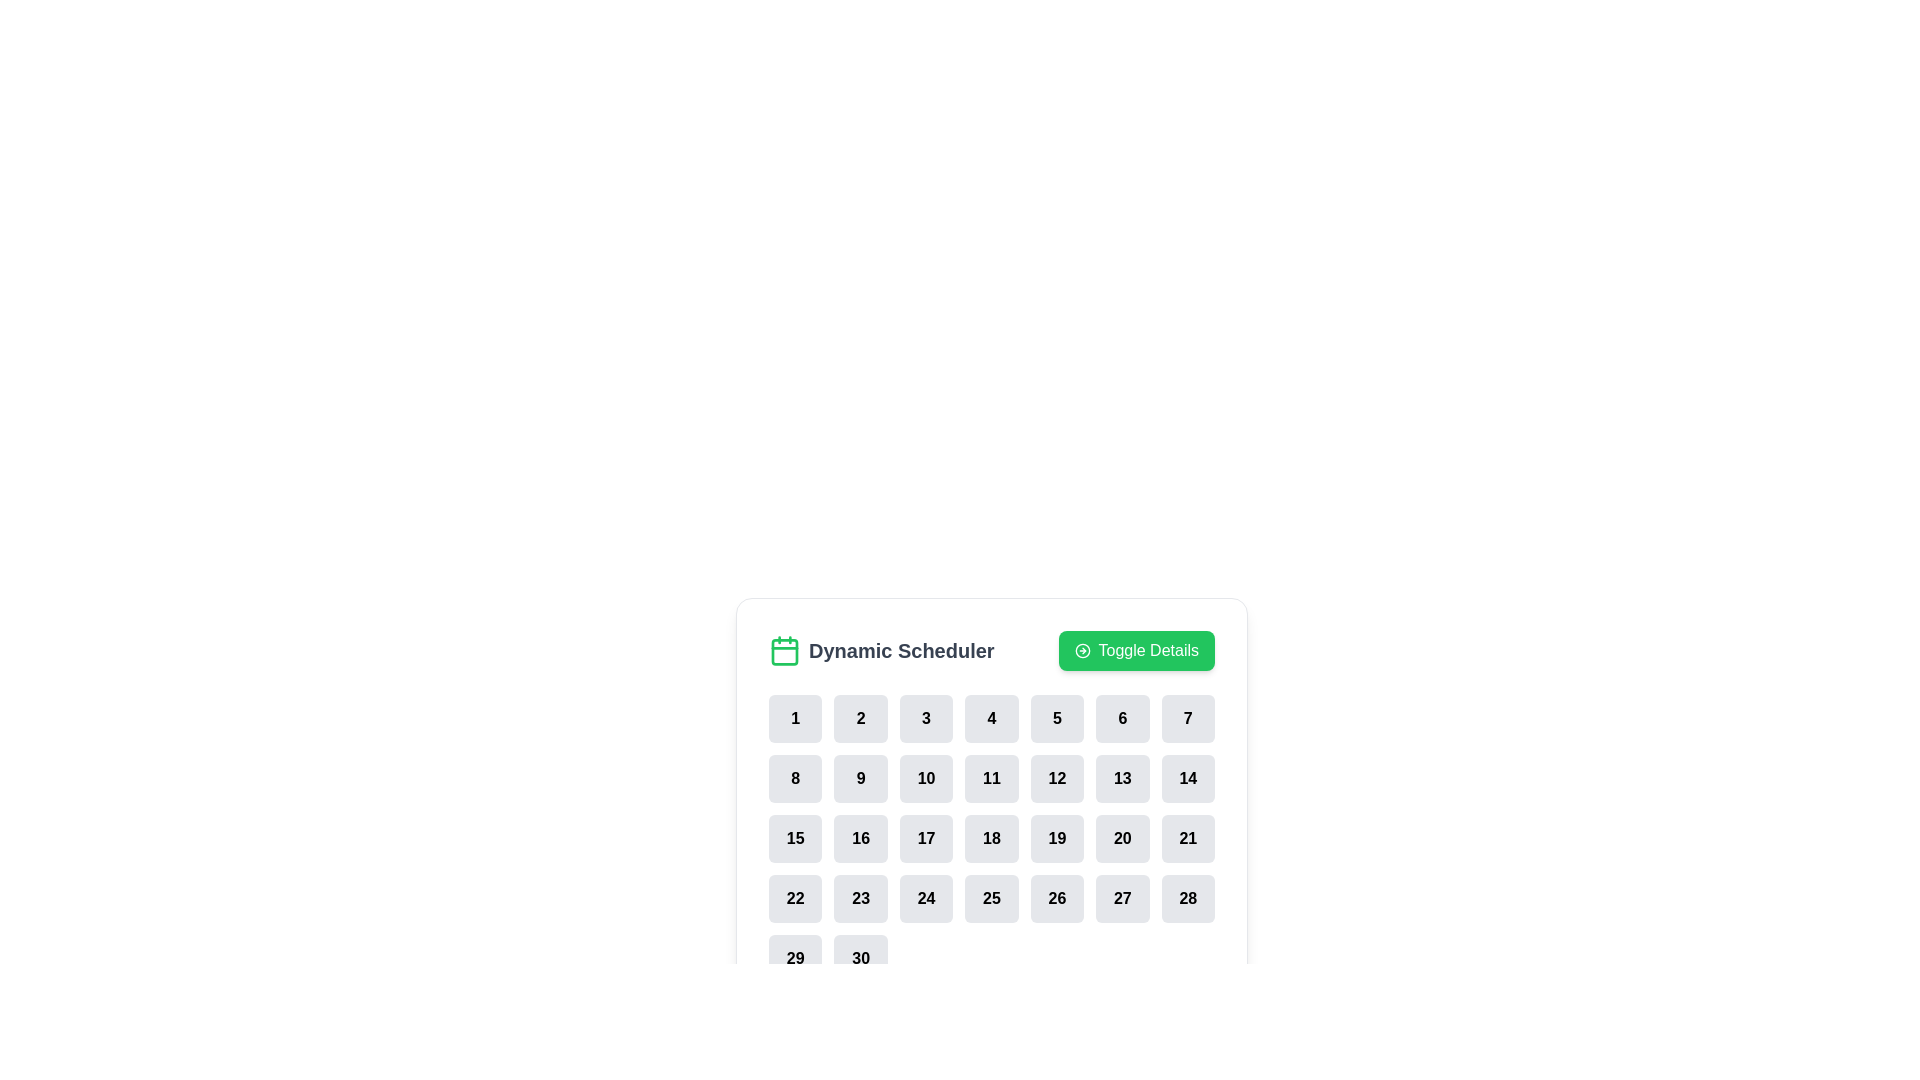 The width and height of the screenshot is (1920, 1080). Describe the element at coordinates (861, 717) in the screenshot. I see `the button labeled '2' in the calendar view located within the 'Dynamic Scheduler' section` at that location.